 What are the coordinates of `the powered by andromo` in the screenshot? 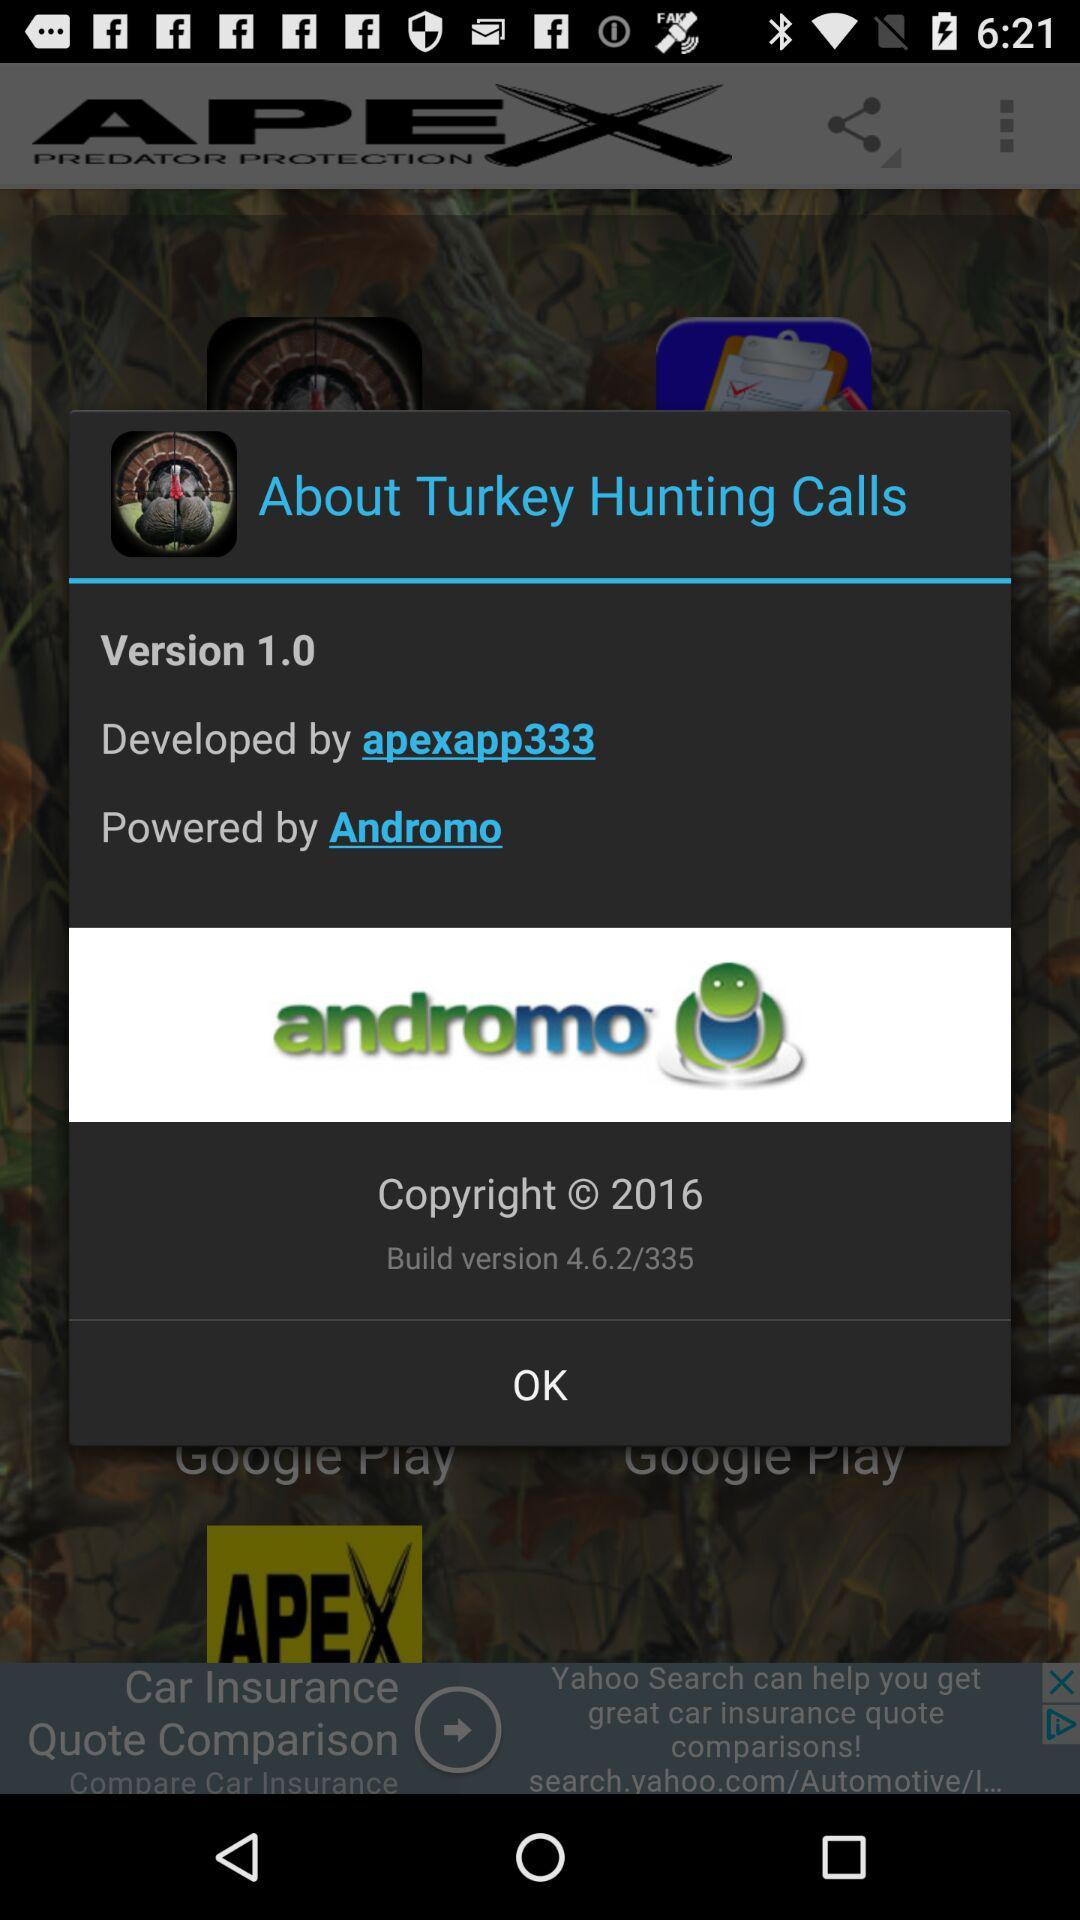 It's located at (540, 841).